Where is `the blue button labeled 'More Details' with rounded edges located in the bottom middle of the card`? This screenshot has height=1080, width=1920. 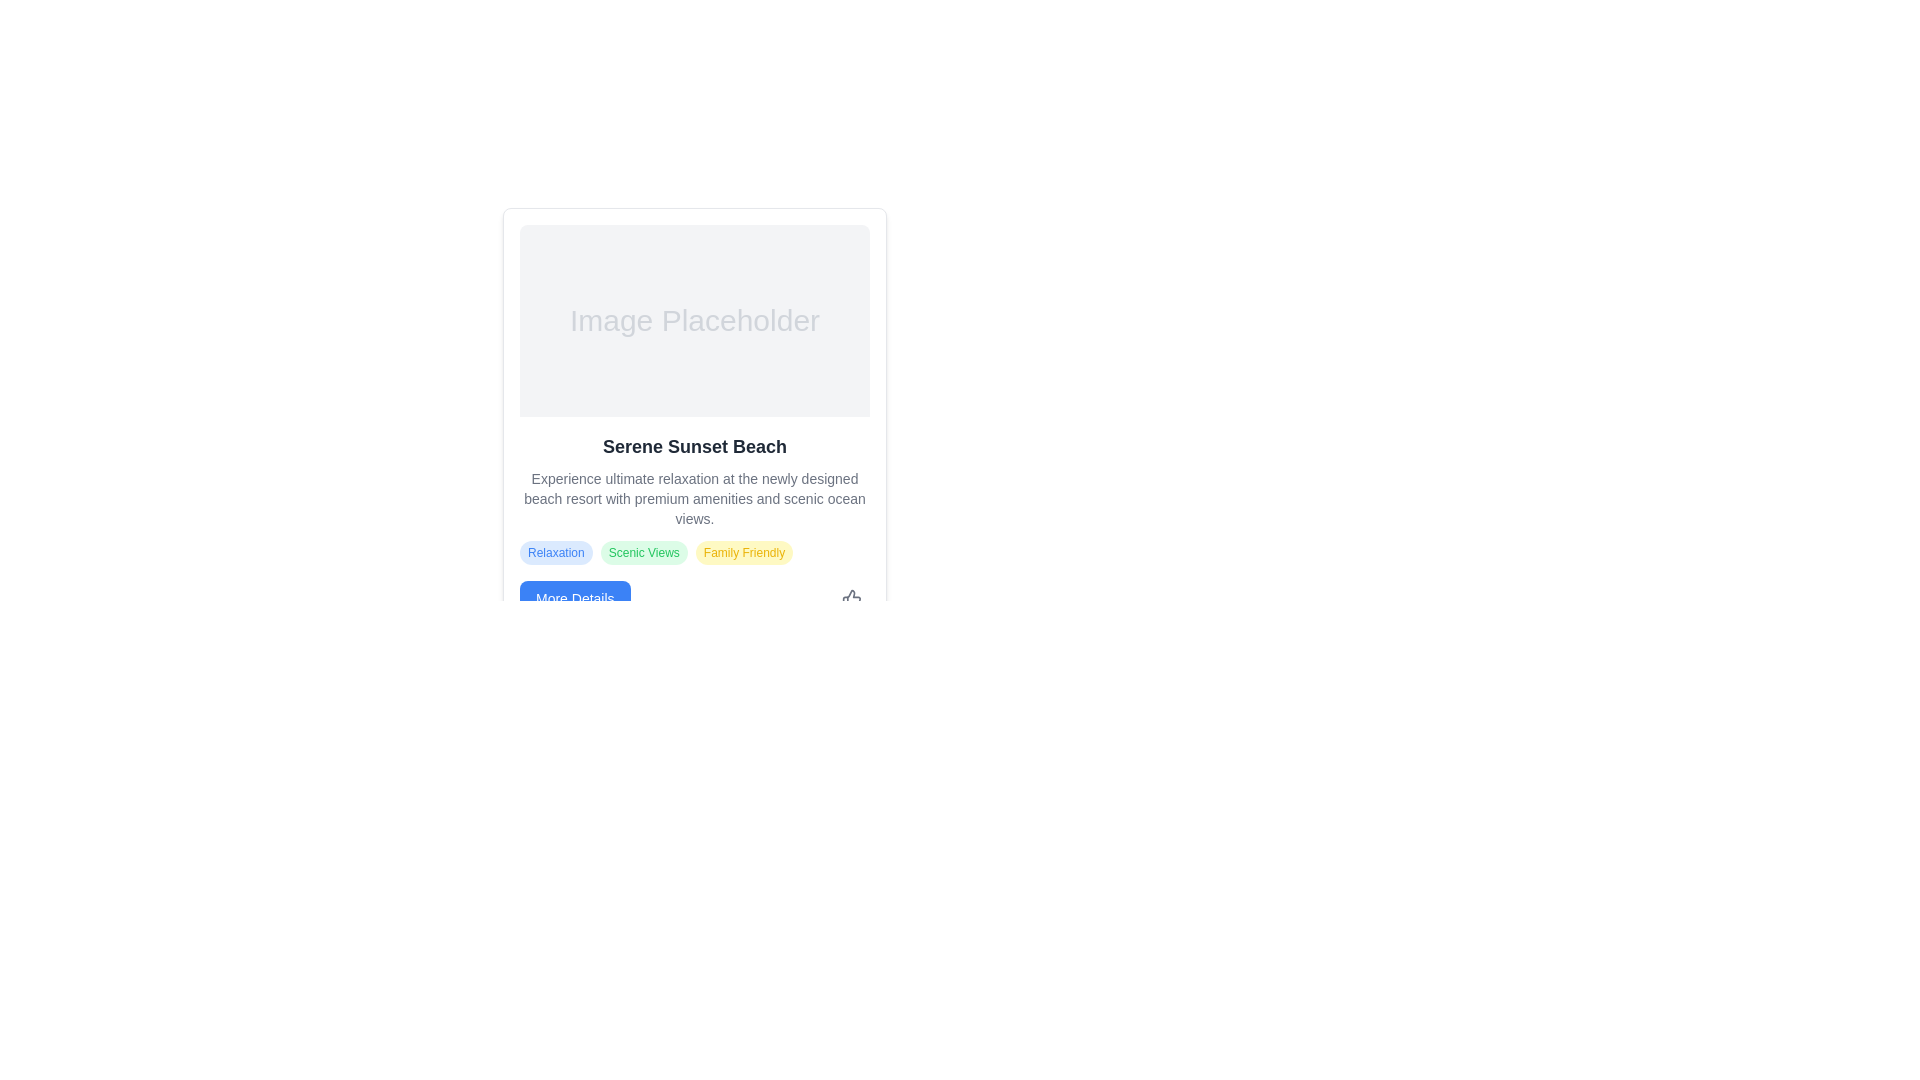
the blue button labeled 'More Details' with rounded edges located in the bottom middle of the card is located at coordinates (574, 597).